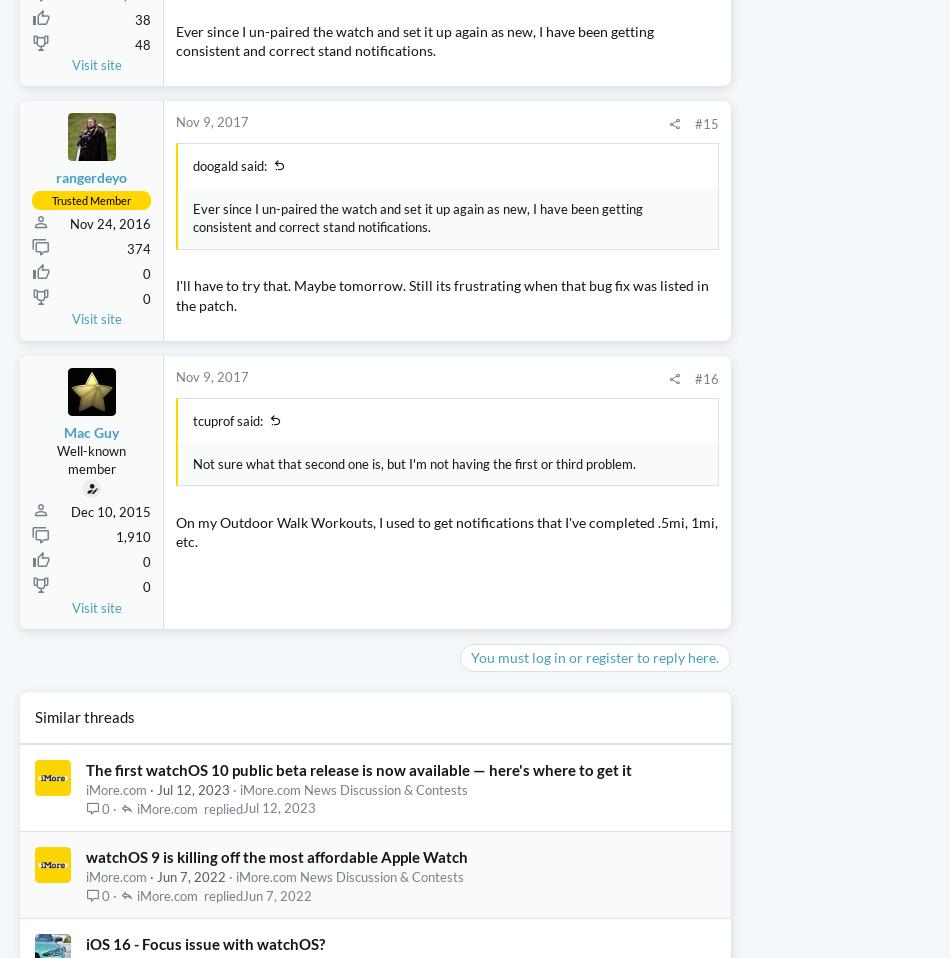 The width and height of the screenshot is (950, 958). What do you see at coordinates (91, 576) in the screenshot?
I see `'Well-known member'` at bounding box center [91, 576].